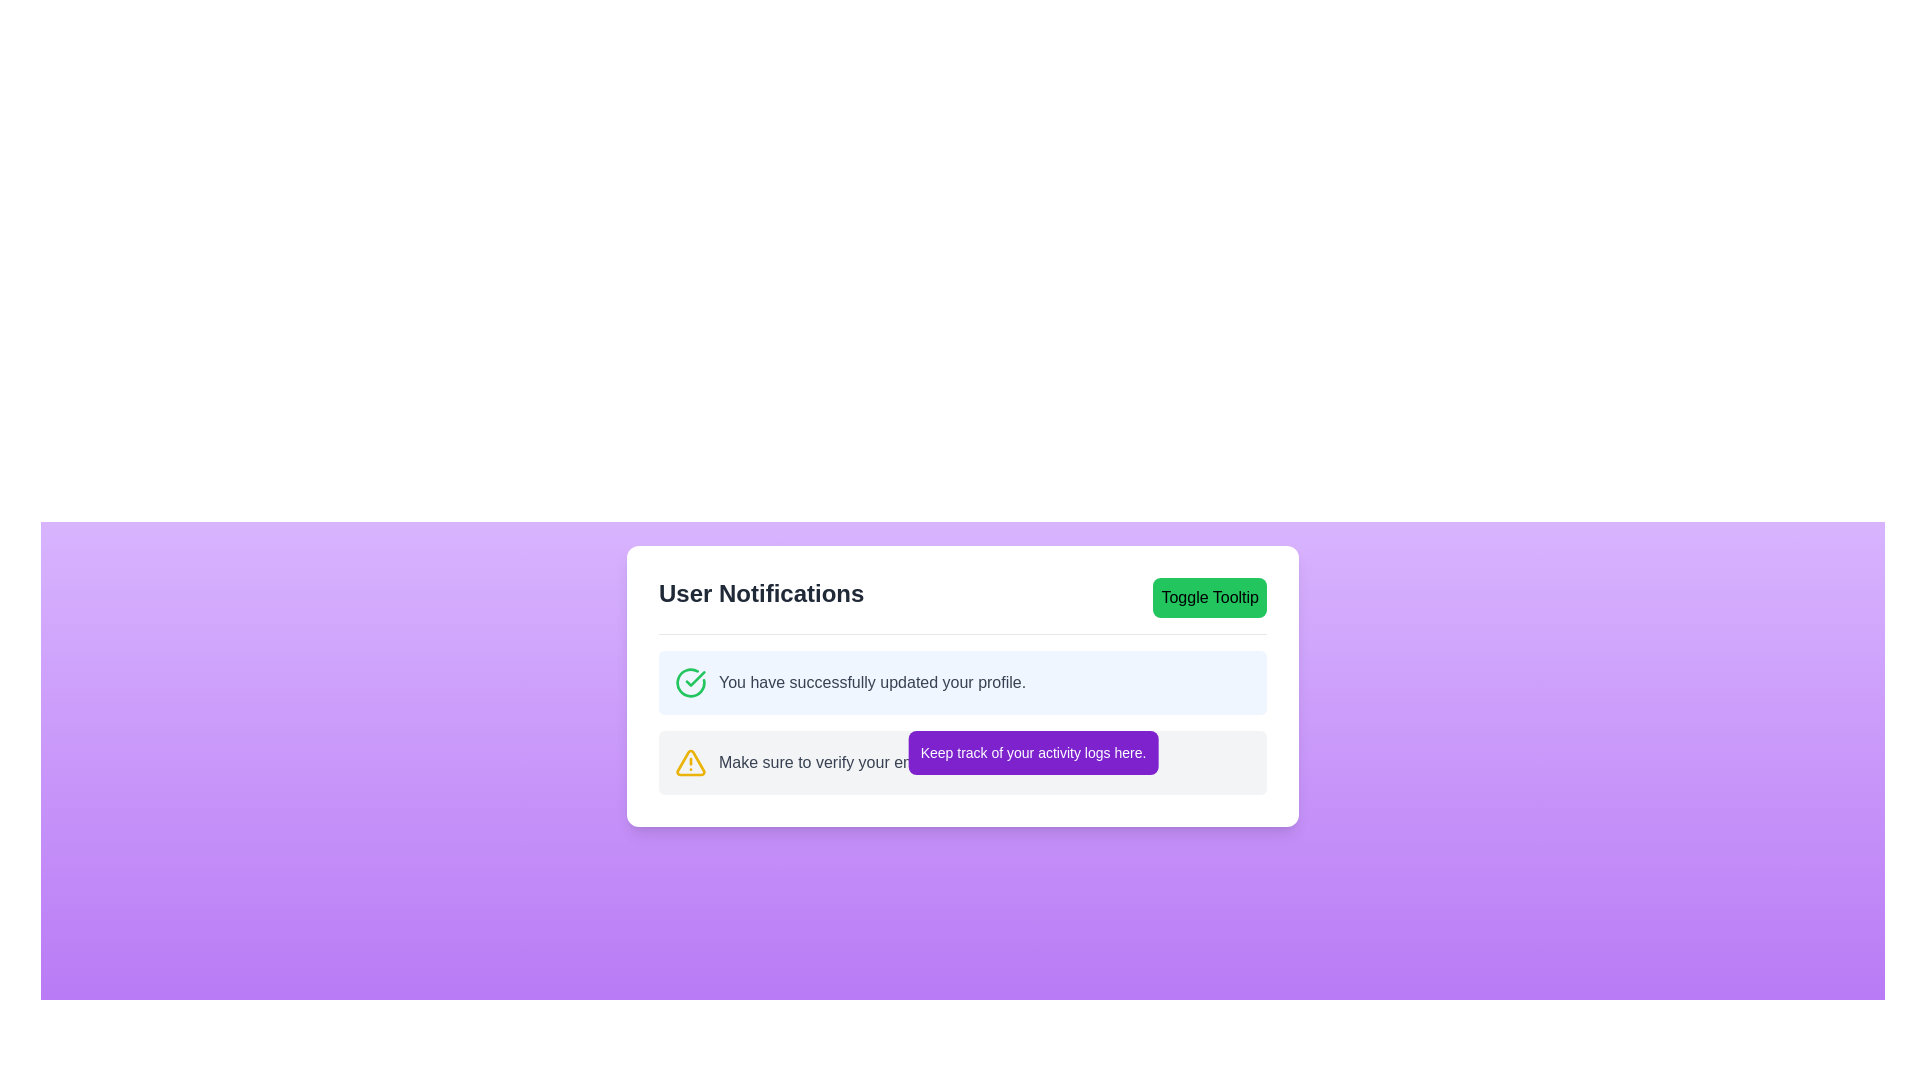 The height and width of the screenshot is (1080, 1920). Describe the element at coordinates (963, 763) in the screenshot. I see `the notification message stating 'Make sure to verify your email address.' by interacting with its associated controls` at that location.